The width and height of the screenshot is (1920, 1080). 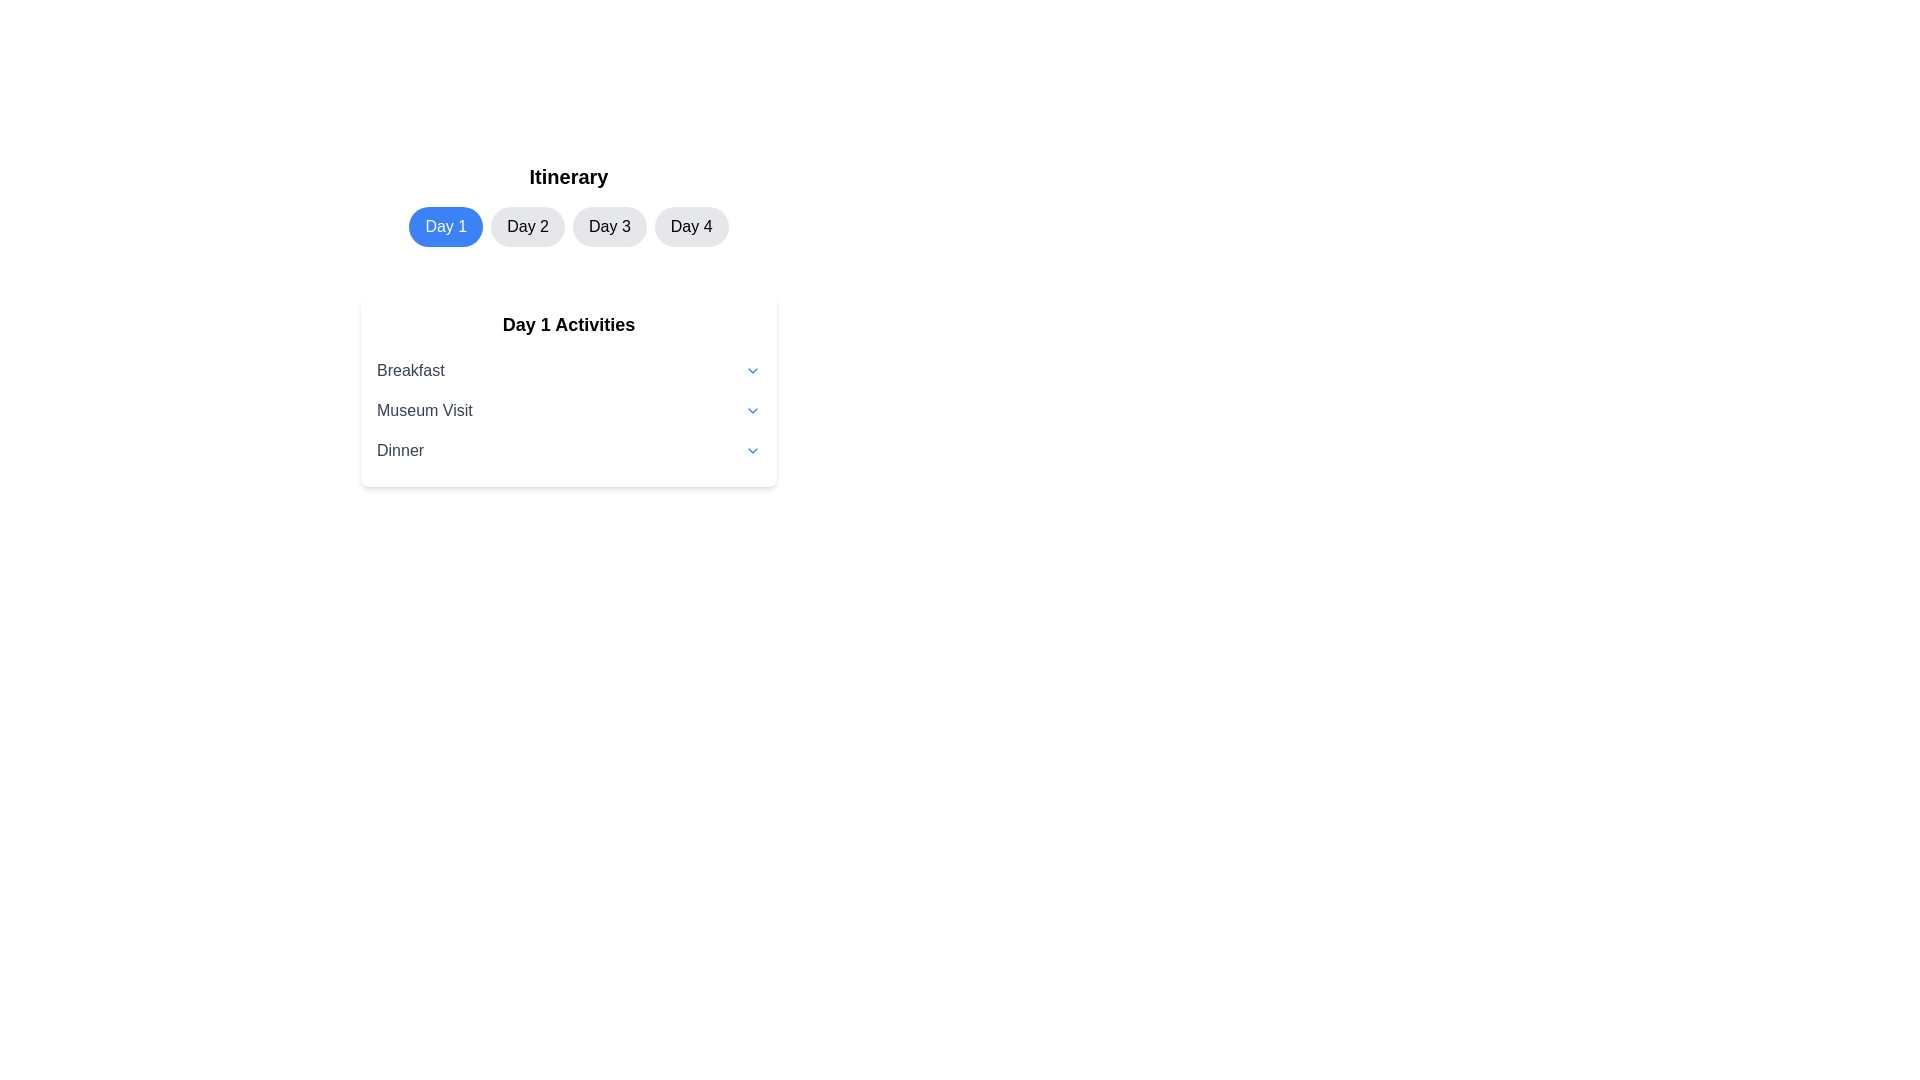 What do you see at coordinates (445, 226) in the screenshot?
I see `the 'Day 1' button, which is a rounded rectangular button with a blue background and white text, located in the top-left corner of the group of four buttons under the title 'Itinerary'` at bounding box center [445, 226].